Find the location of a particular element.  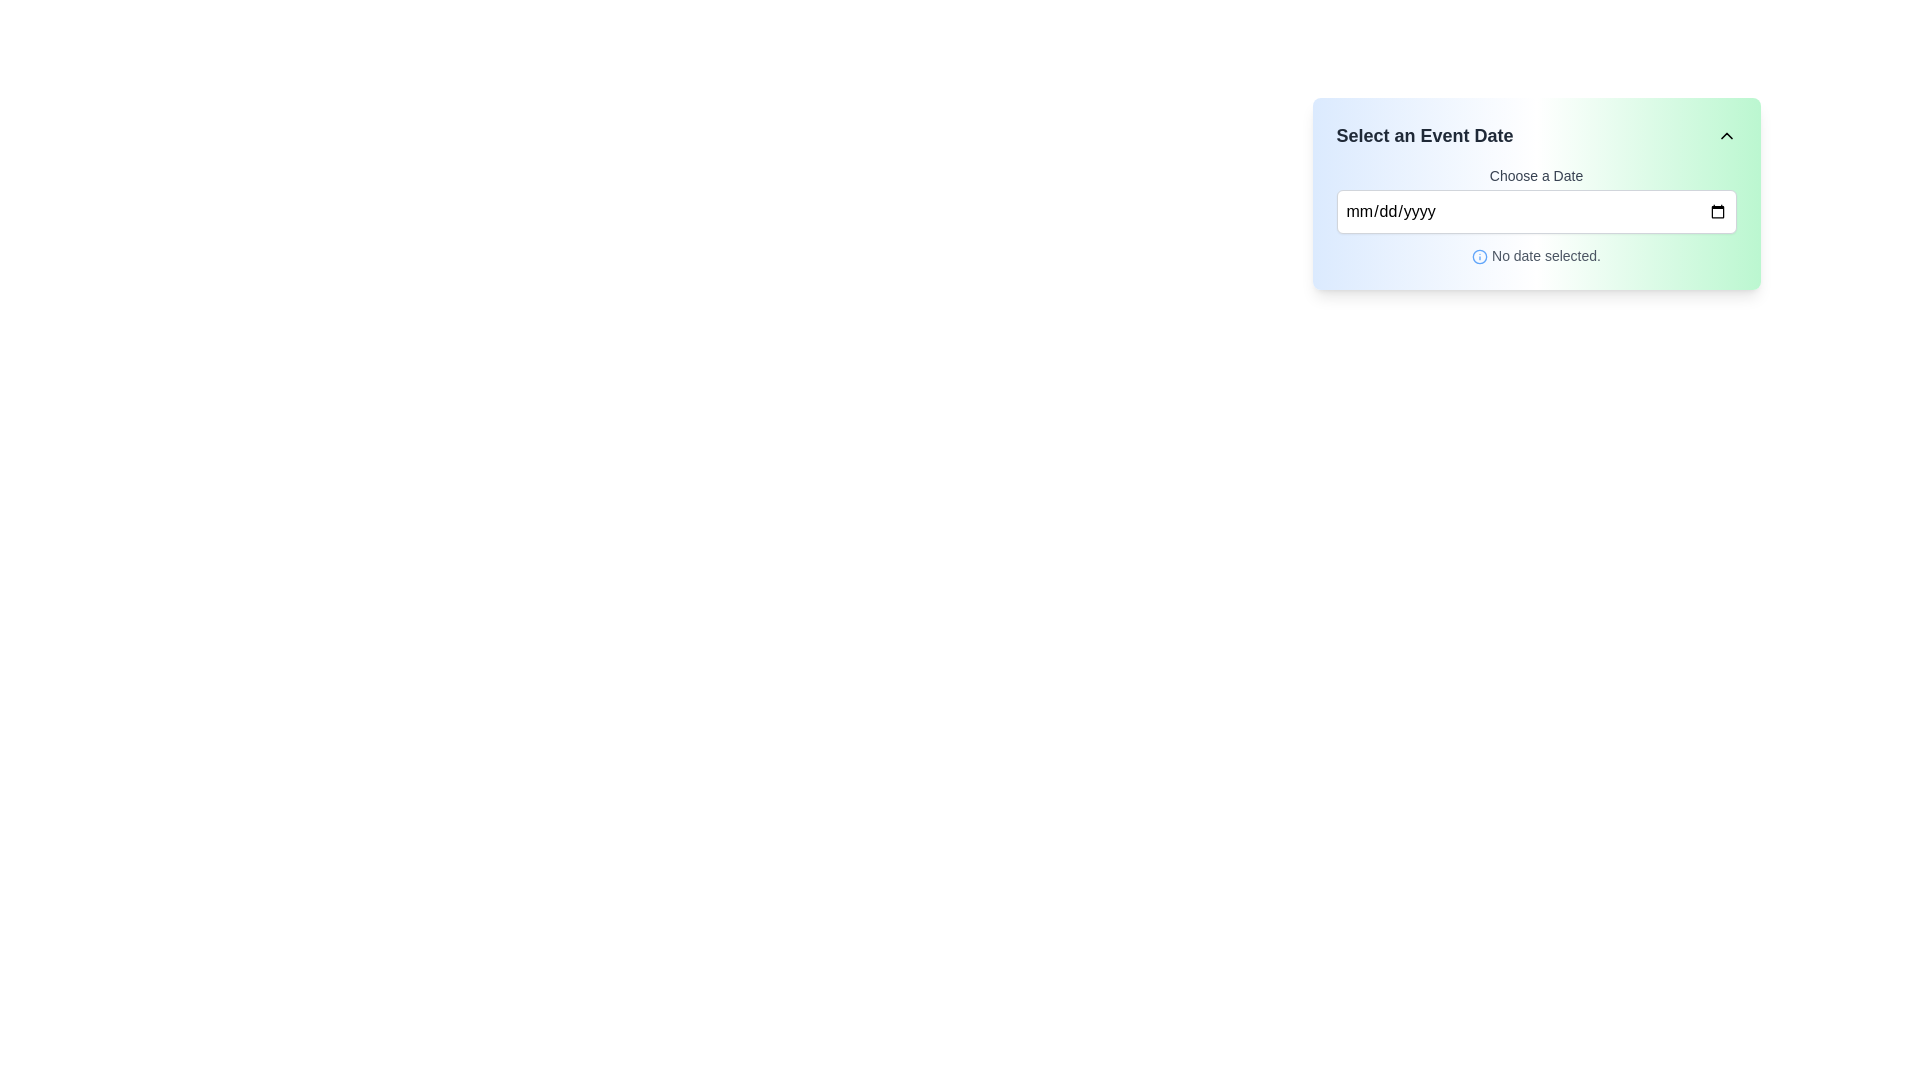

the triangular icon button pointing upwards located to the right of the 'Select an Event Date' section is located at coordinates (1725, 135).